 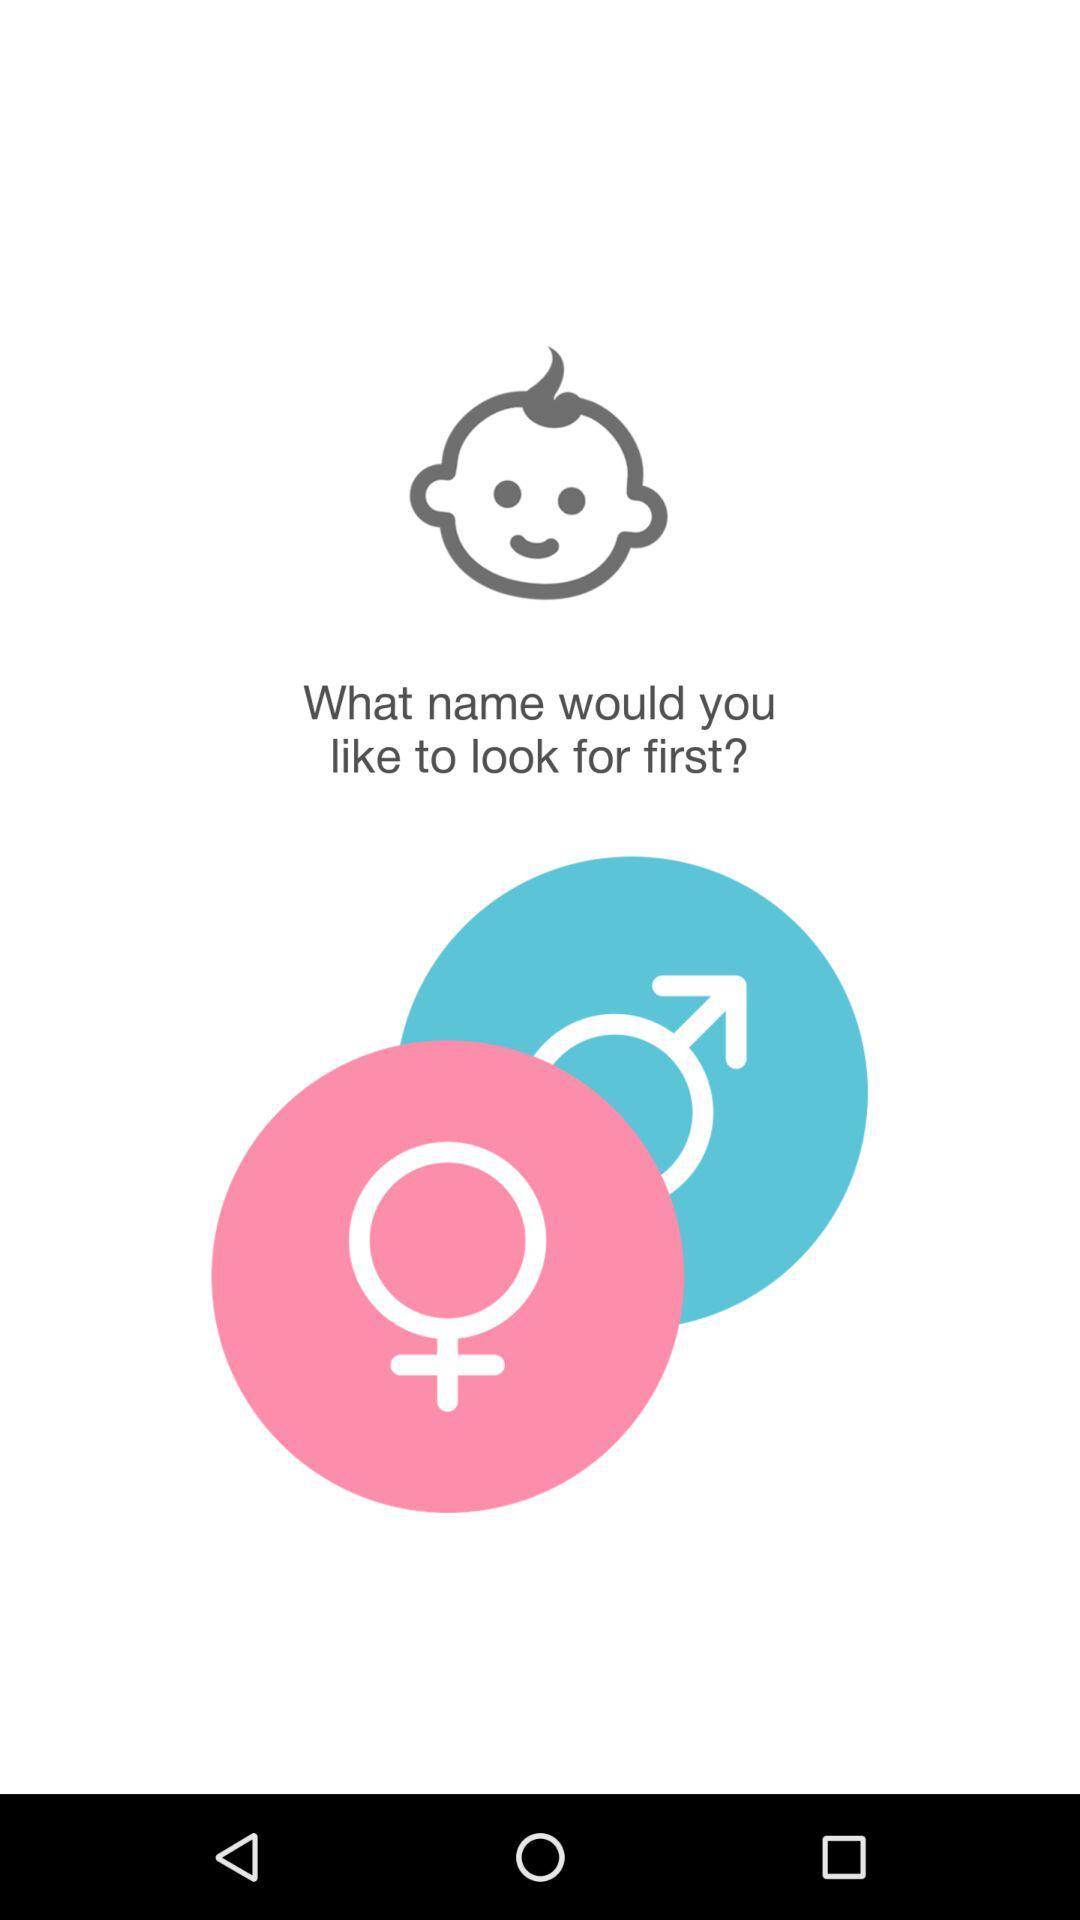 What do you see at coordinates (631, 1091) in the screenshot?
I see `make names` at bounding box center [631, 1091].